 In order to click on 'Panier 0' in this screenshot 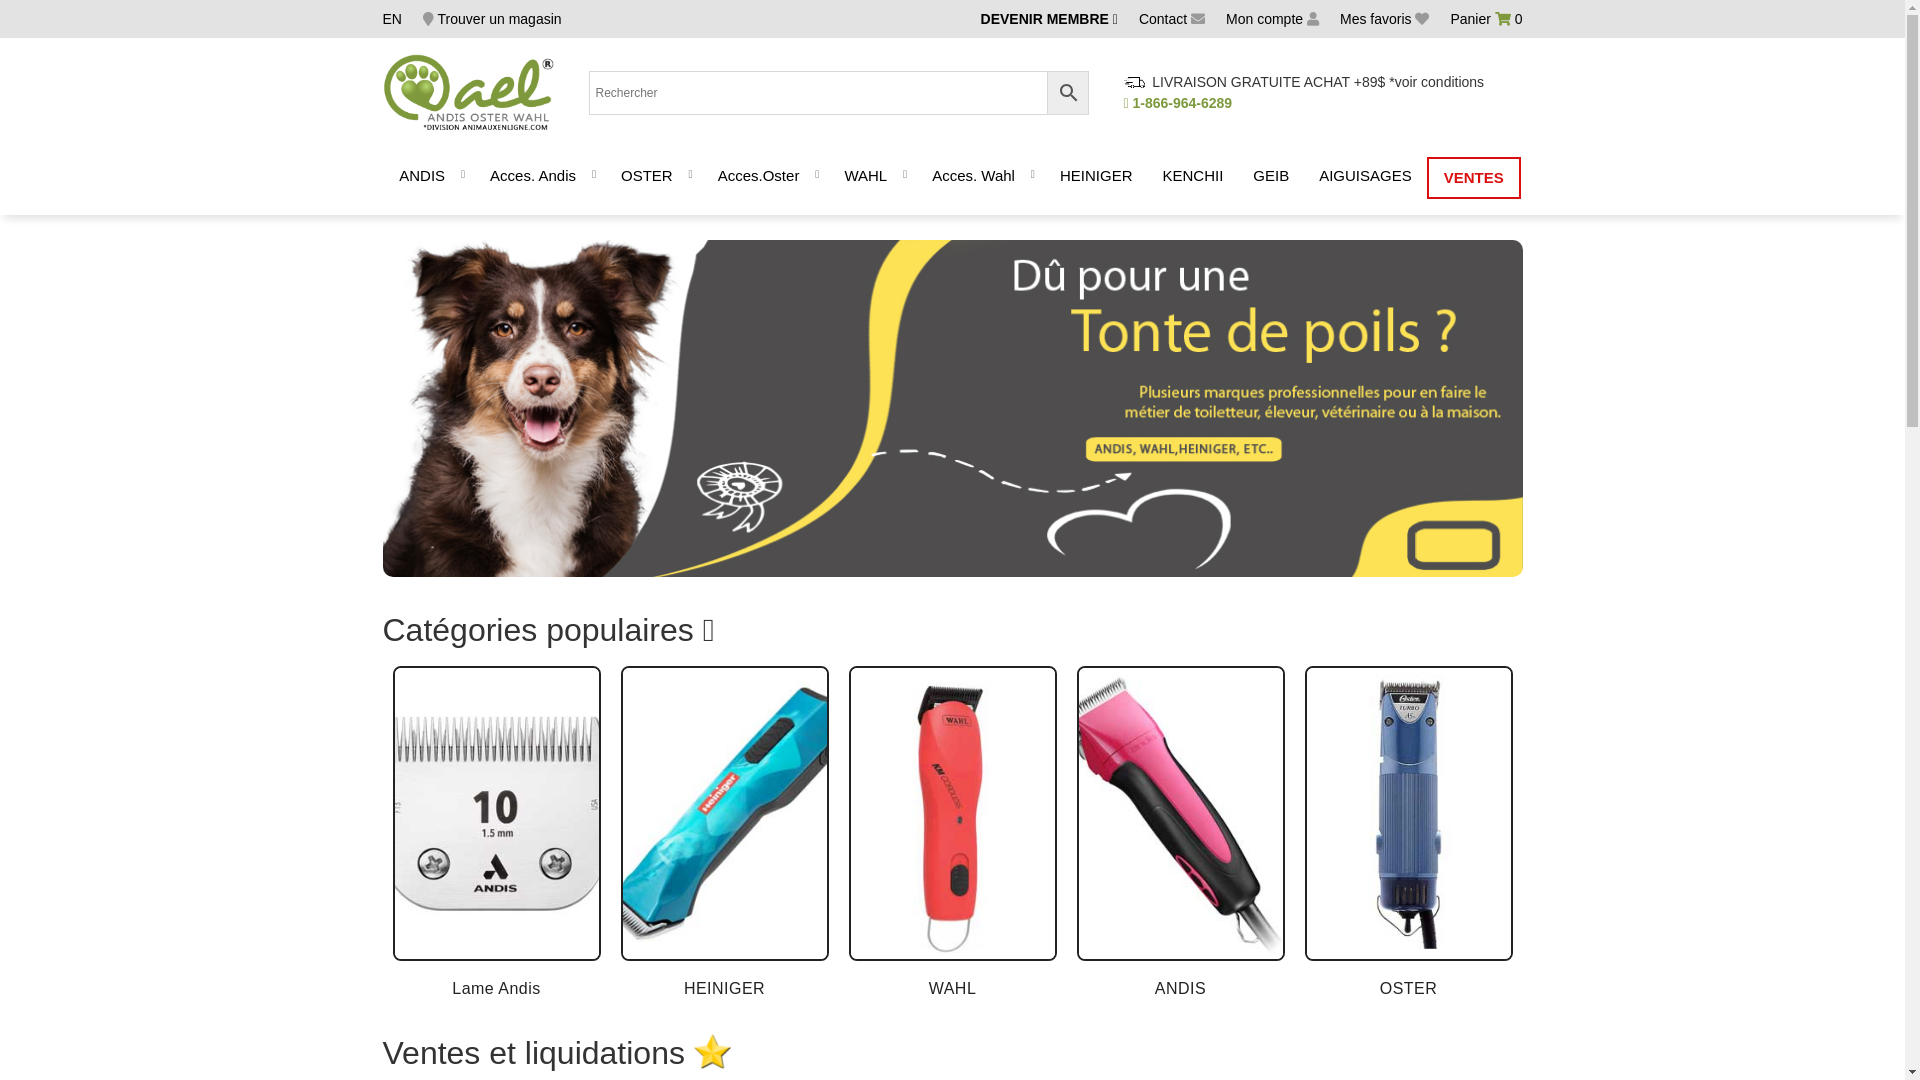, I will do `click(1486, 19)`.